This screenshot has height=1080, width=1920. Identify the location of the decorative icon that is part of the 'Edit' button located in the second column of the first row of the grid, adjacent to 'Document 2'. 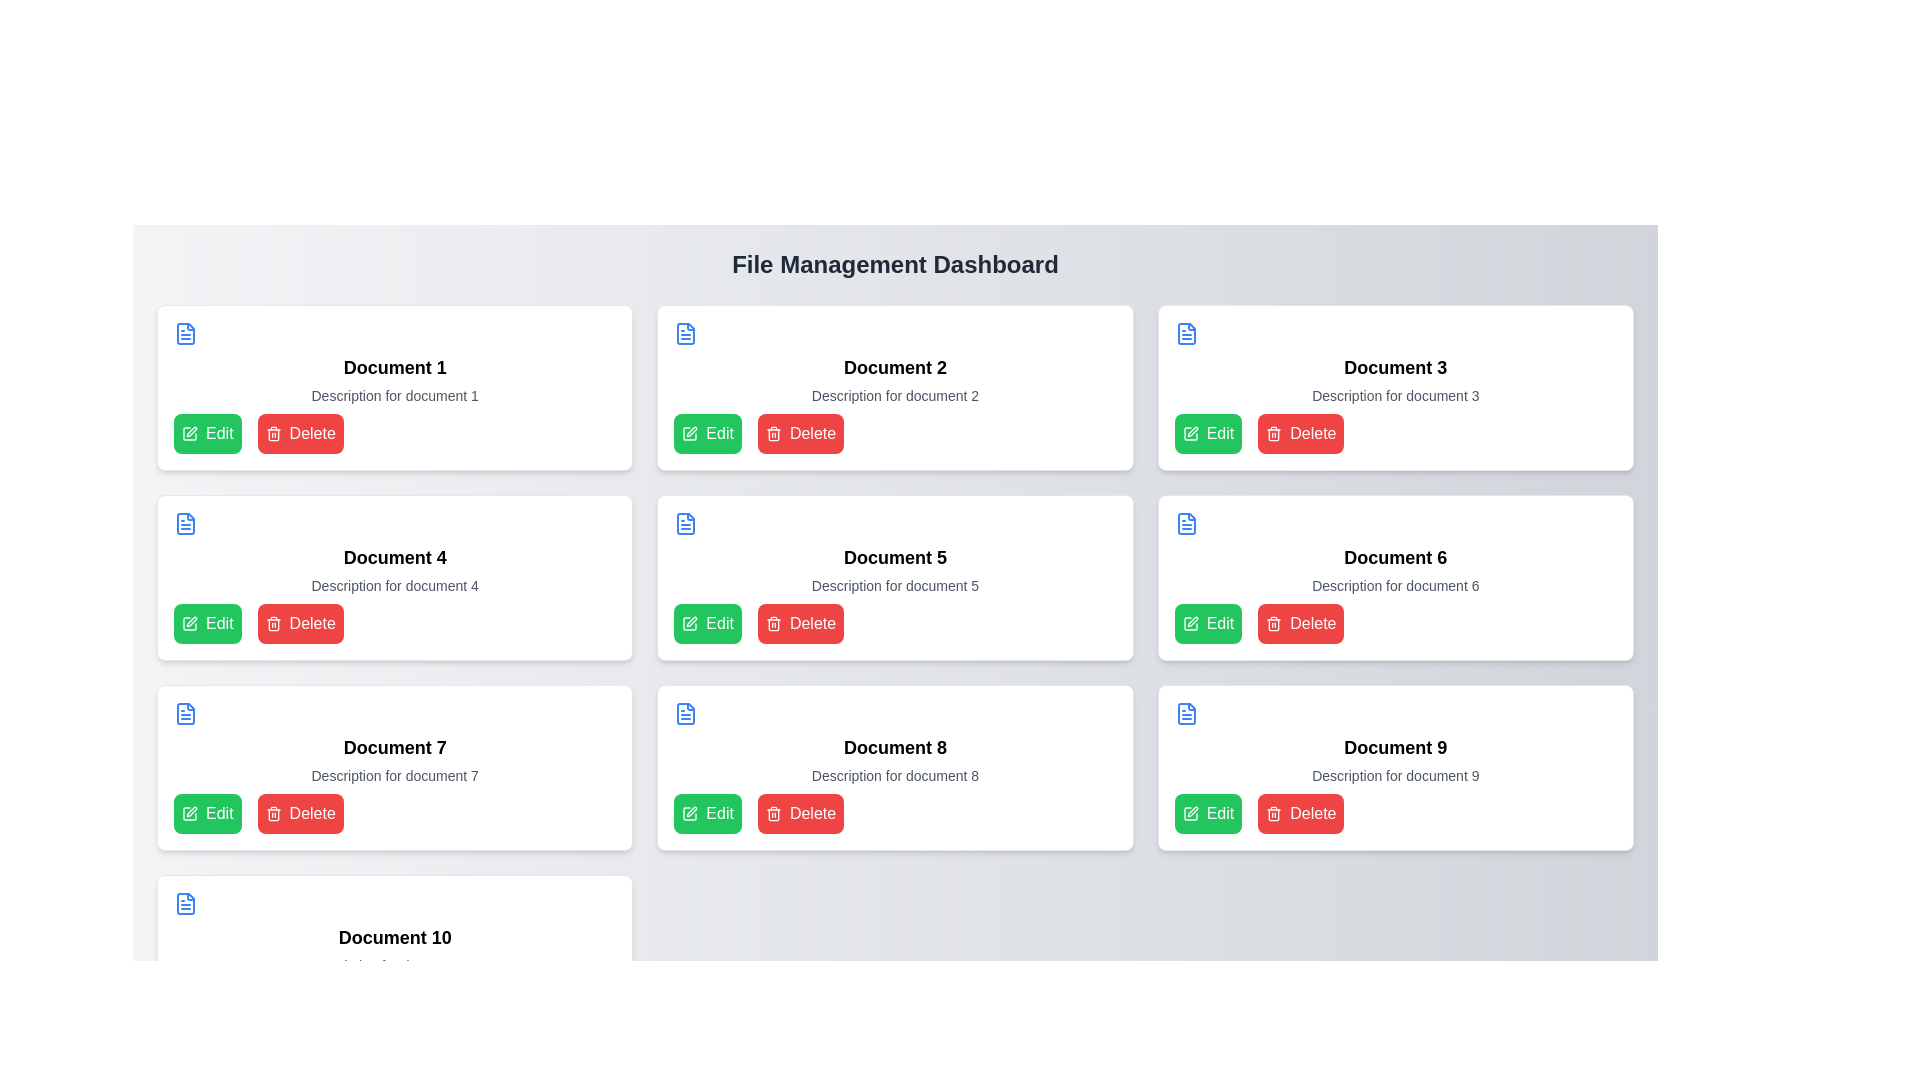
(690, 433).